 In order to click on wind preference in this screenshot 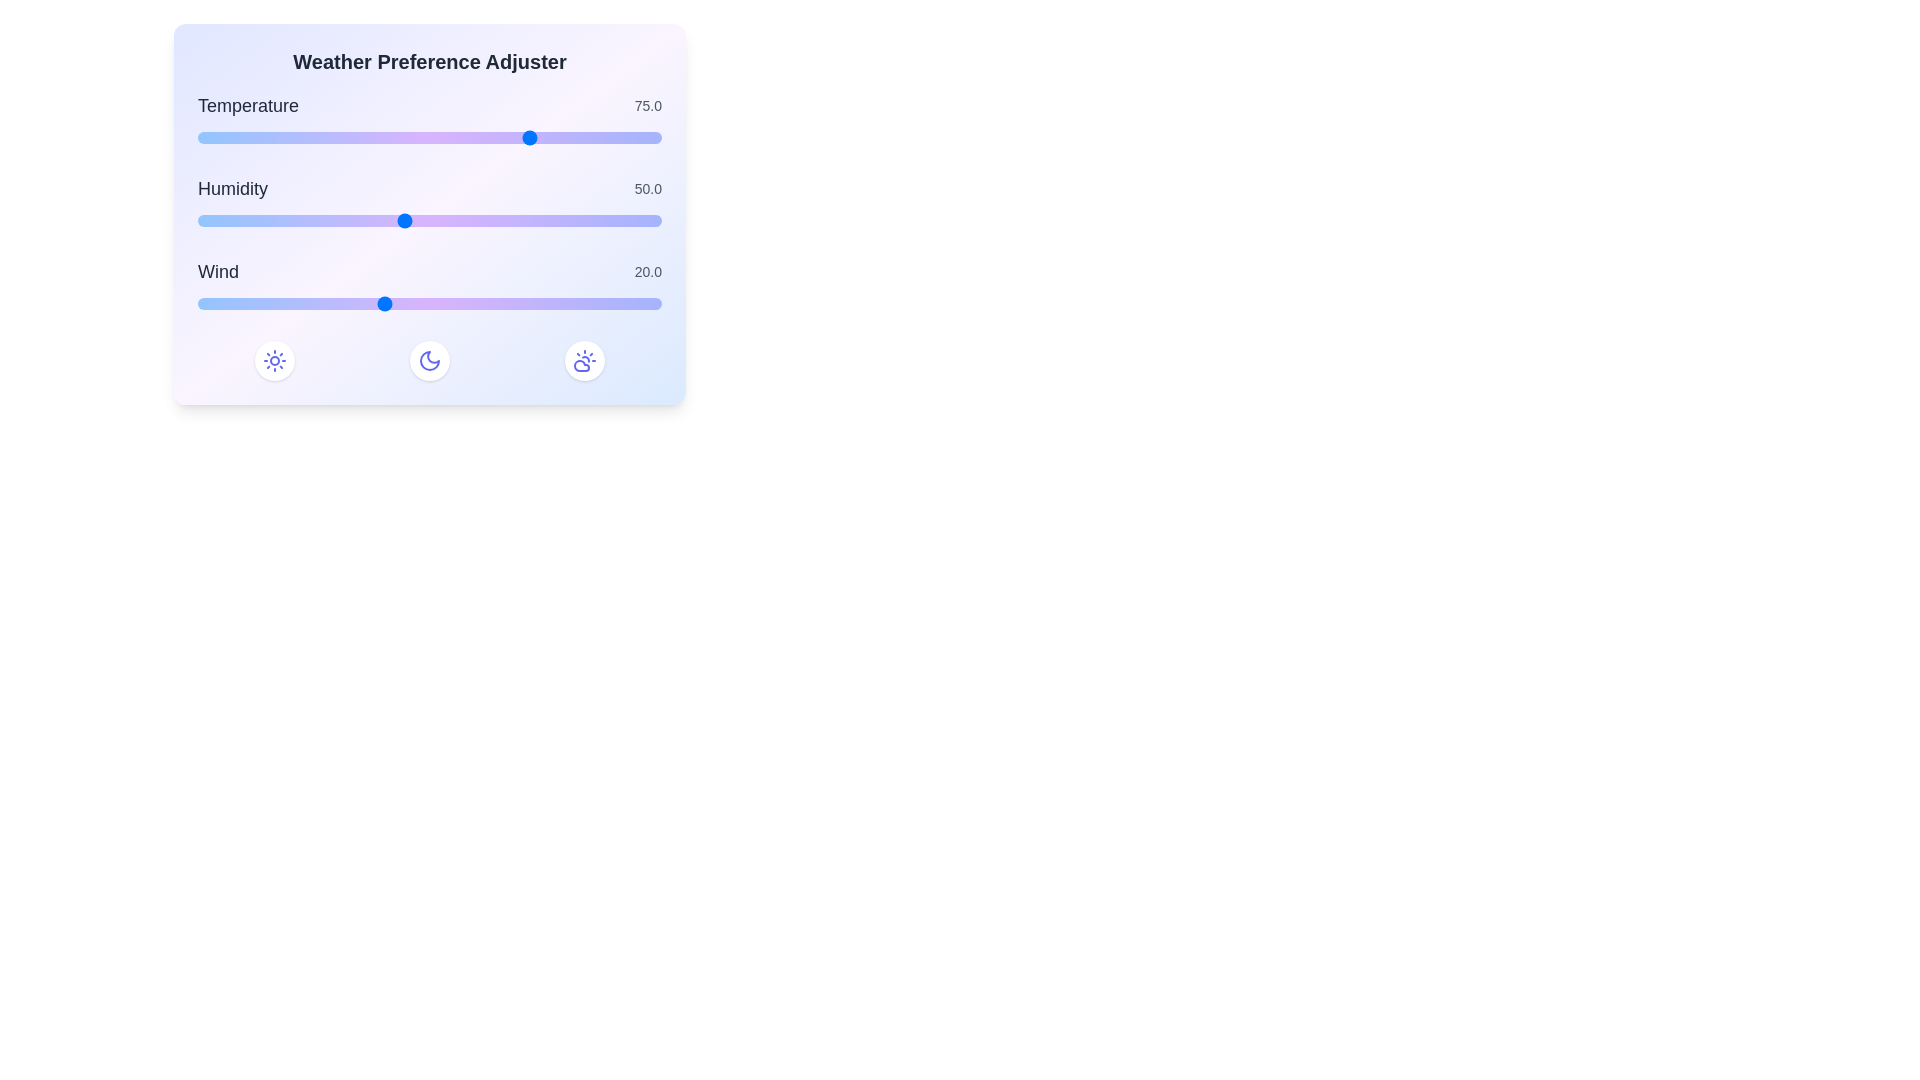, I will do `click(346, 304)`.